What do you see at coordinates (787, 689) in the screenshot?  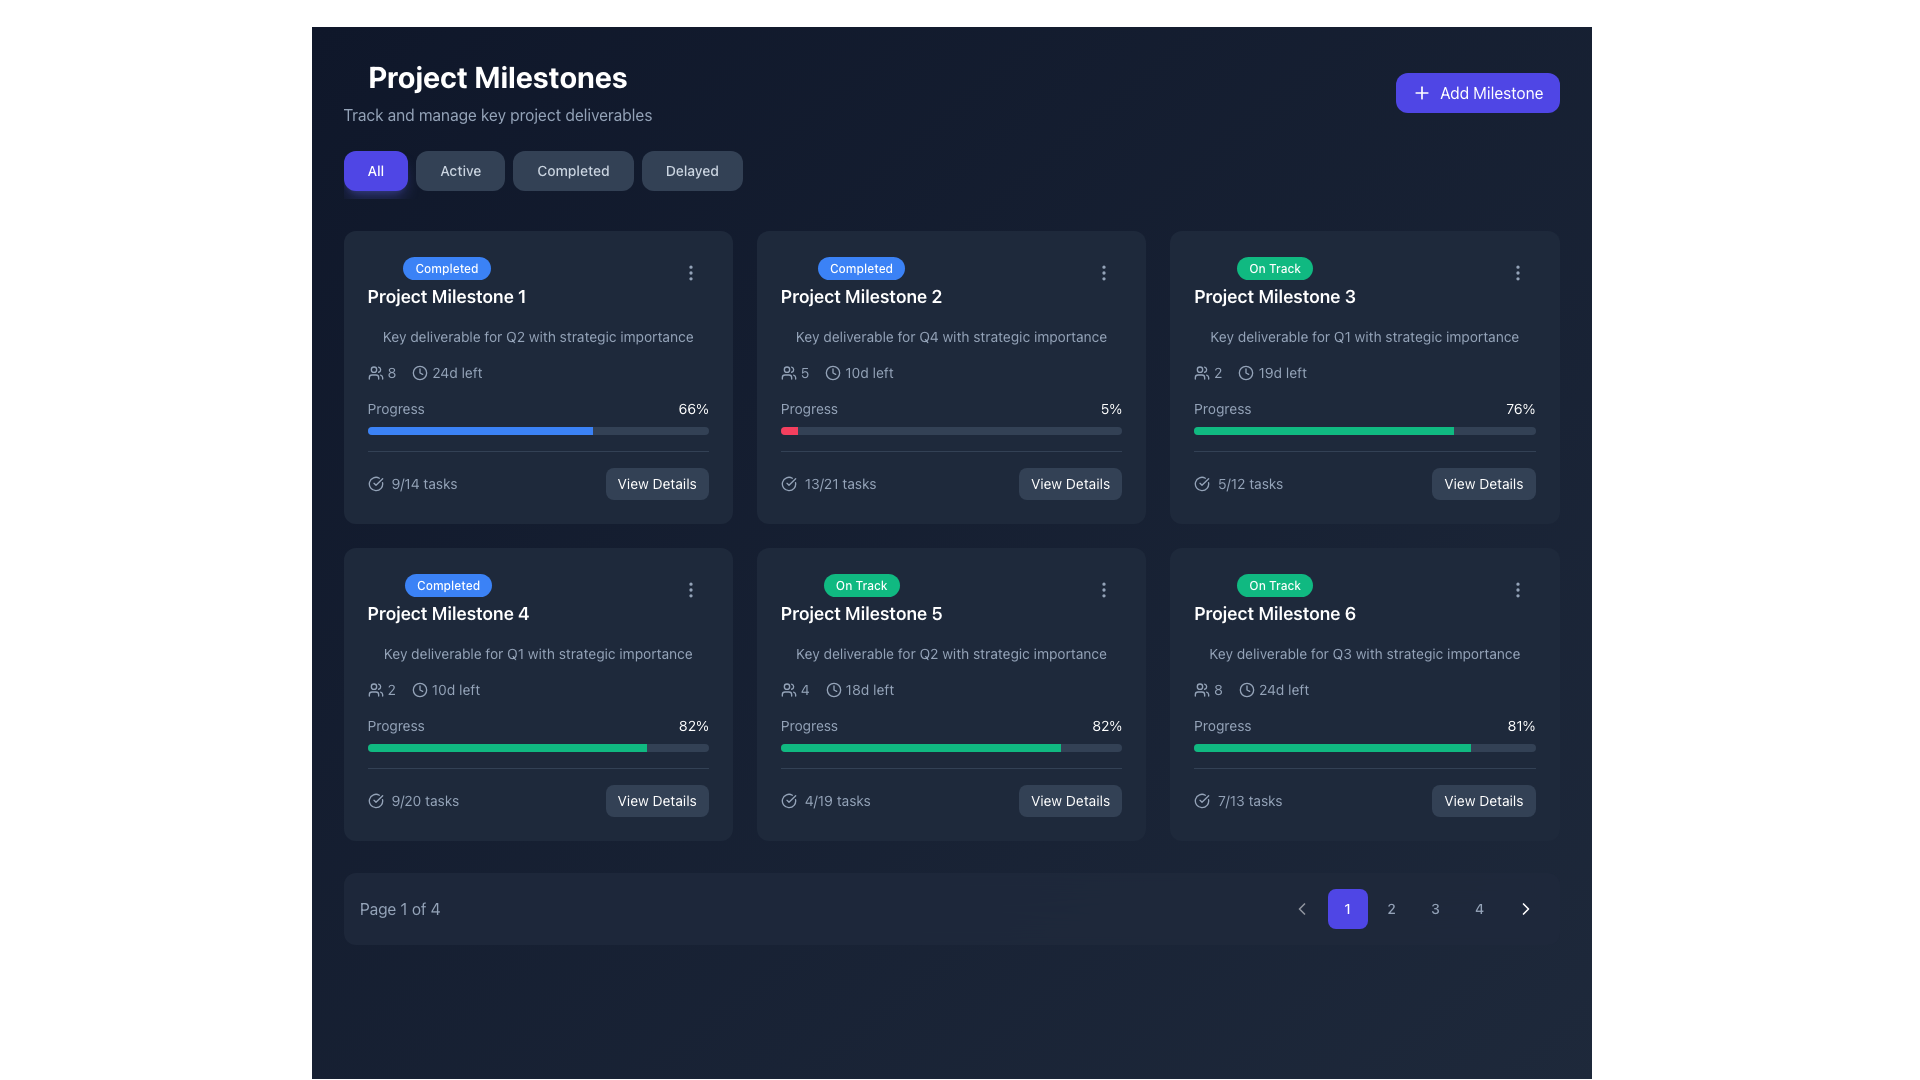 I see `the SVG icon resembling a group of people located in the second row, first column card under the 'Project Milestone 5' section` at bounding box center [787, 689].